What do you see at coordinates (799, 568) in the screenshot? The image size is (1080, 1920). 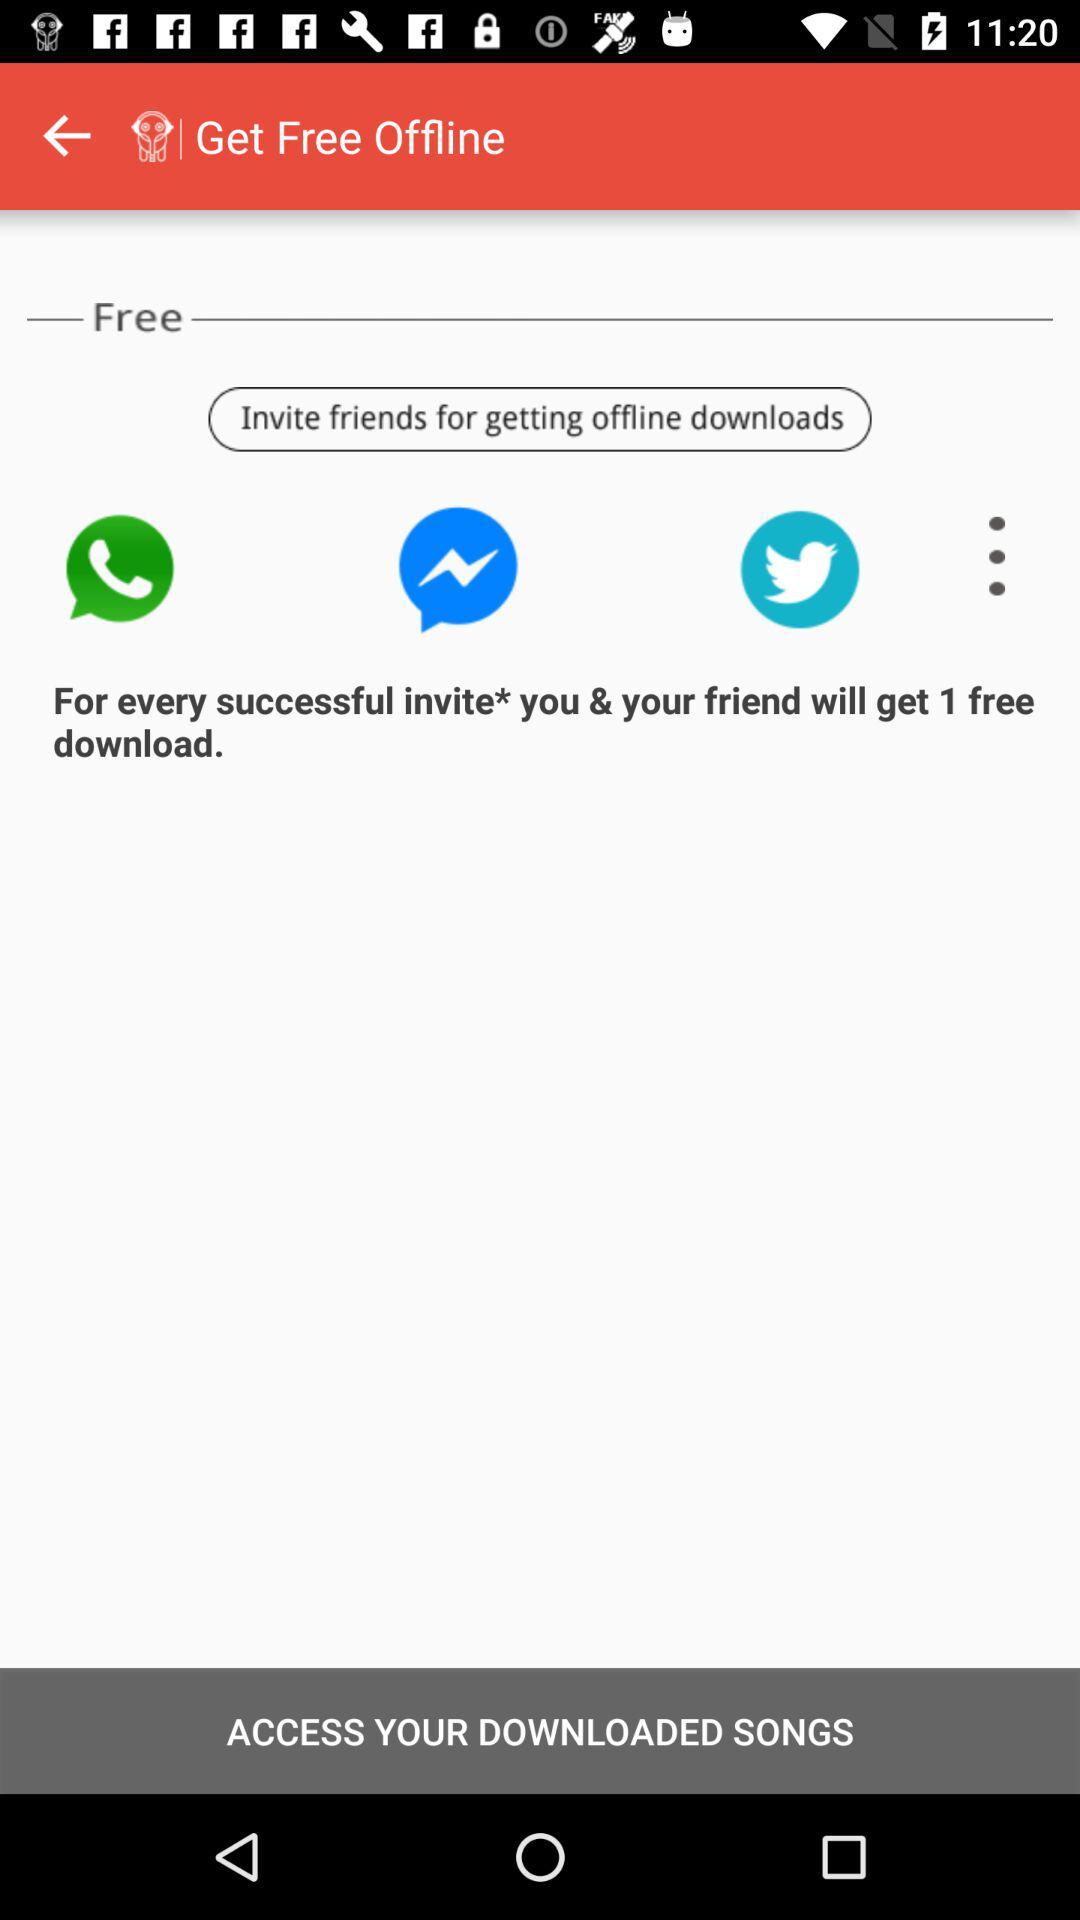 I see `twitter` at bounding box center [799, 568].